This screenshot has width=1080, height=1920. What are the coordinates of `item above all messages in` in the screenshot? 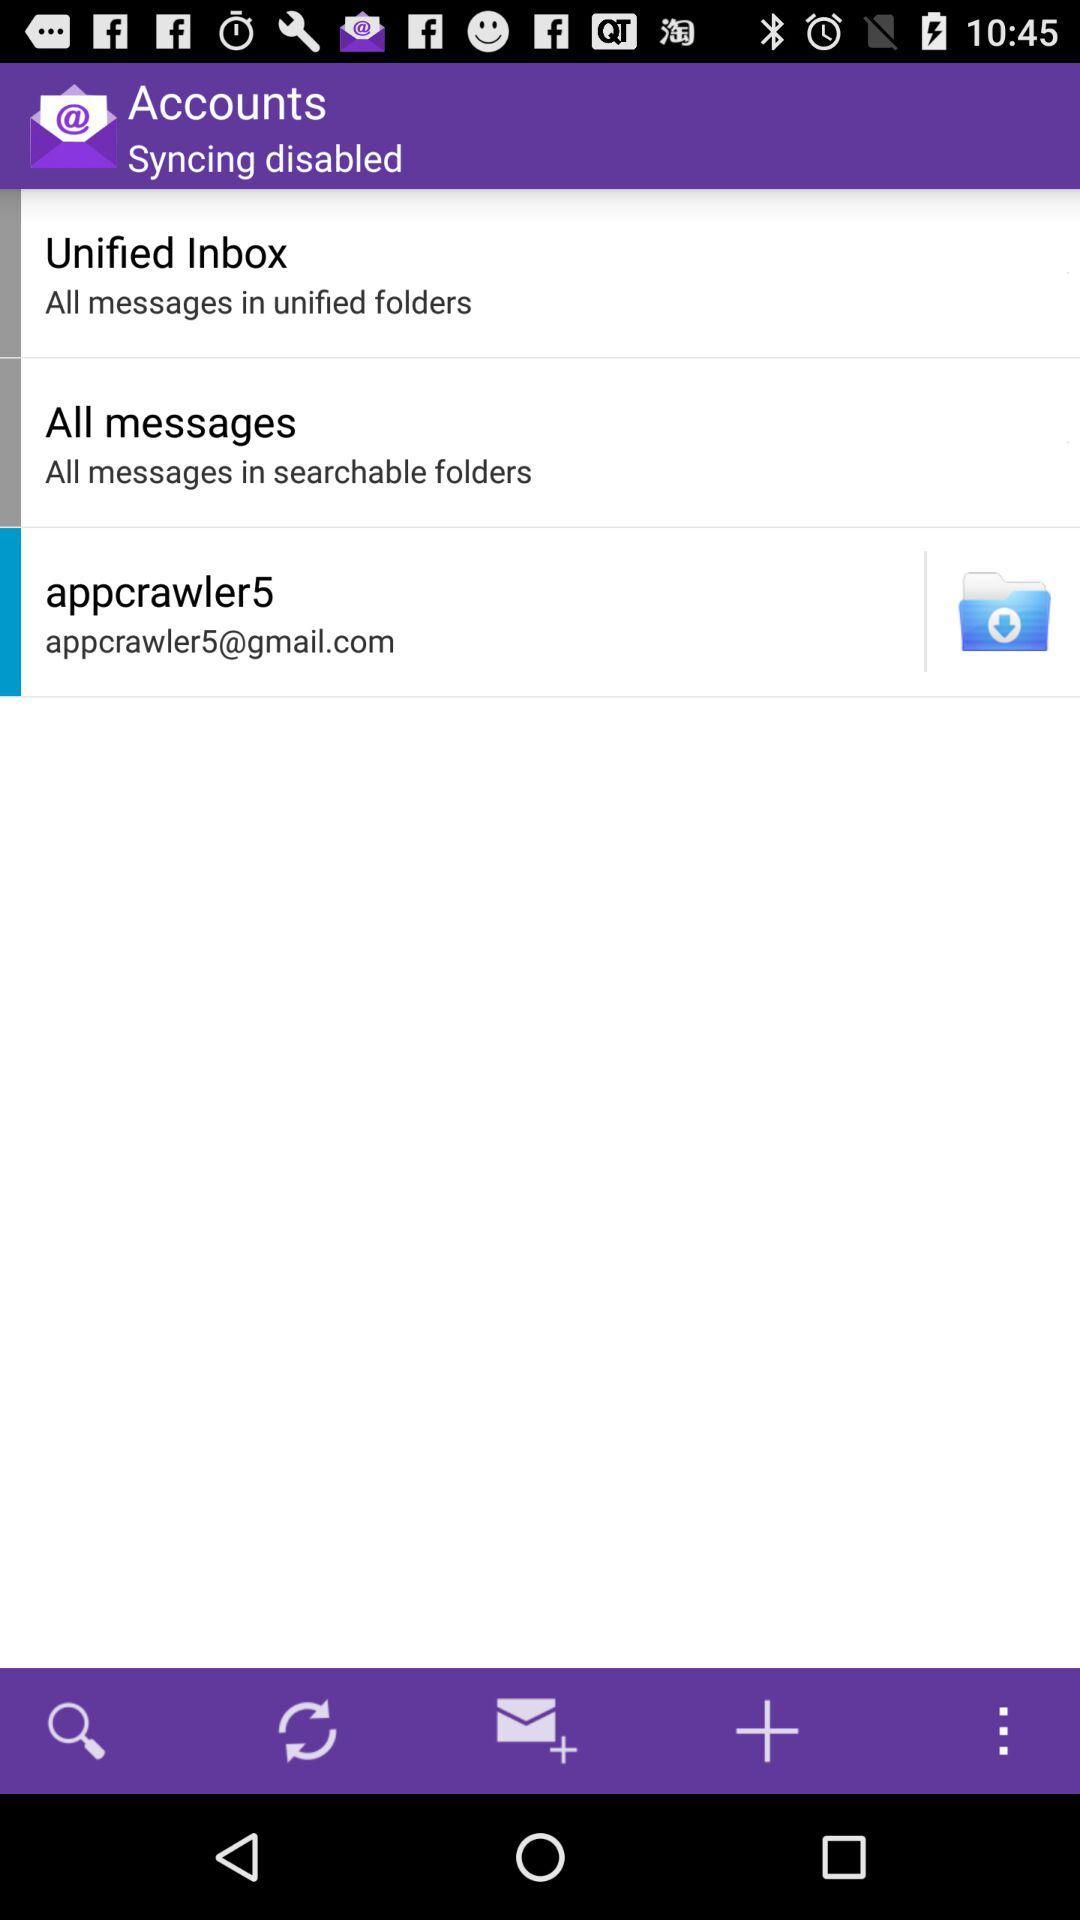 It's located at (550, 250).